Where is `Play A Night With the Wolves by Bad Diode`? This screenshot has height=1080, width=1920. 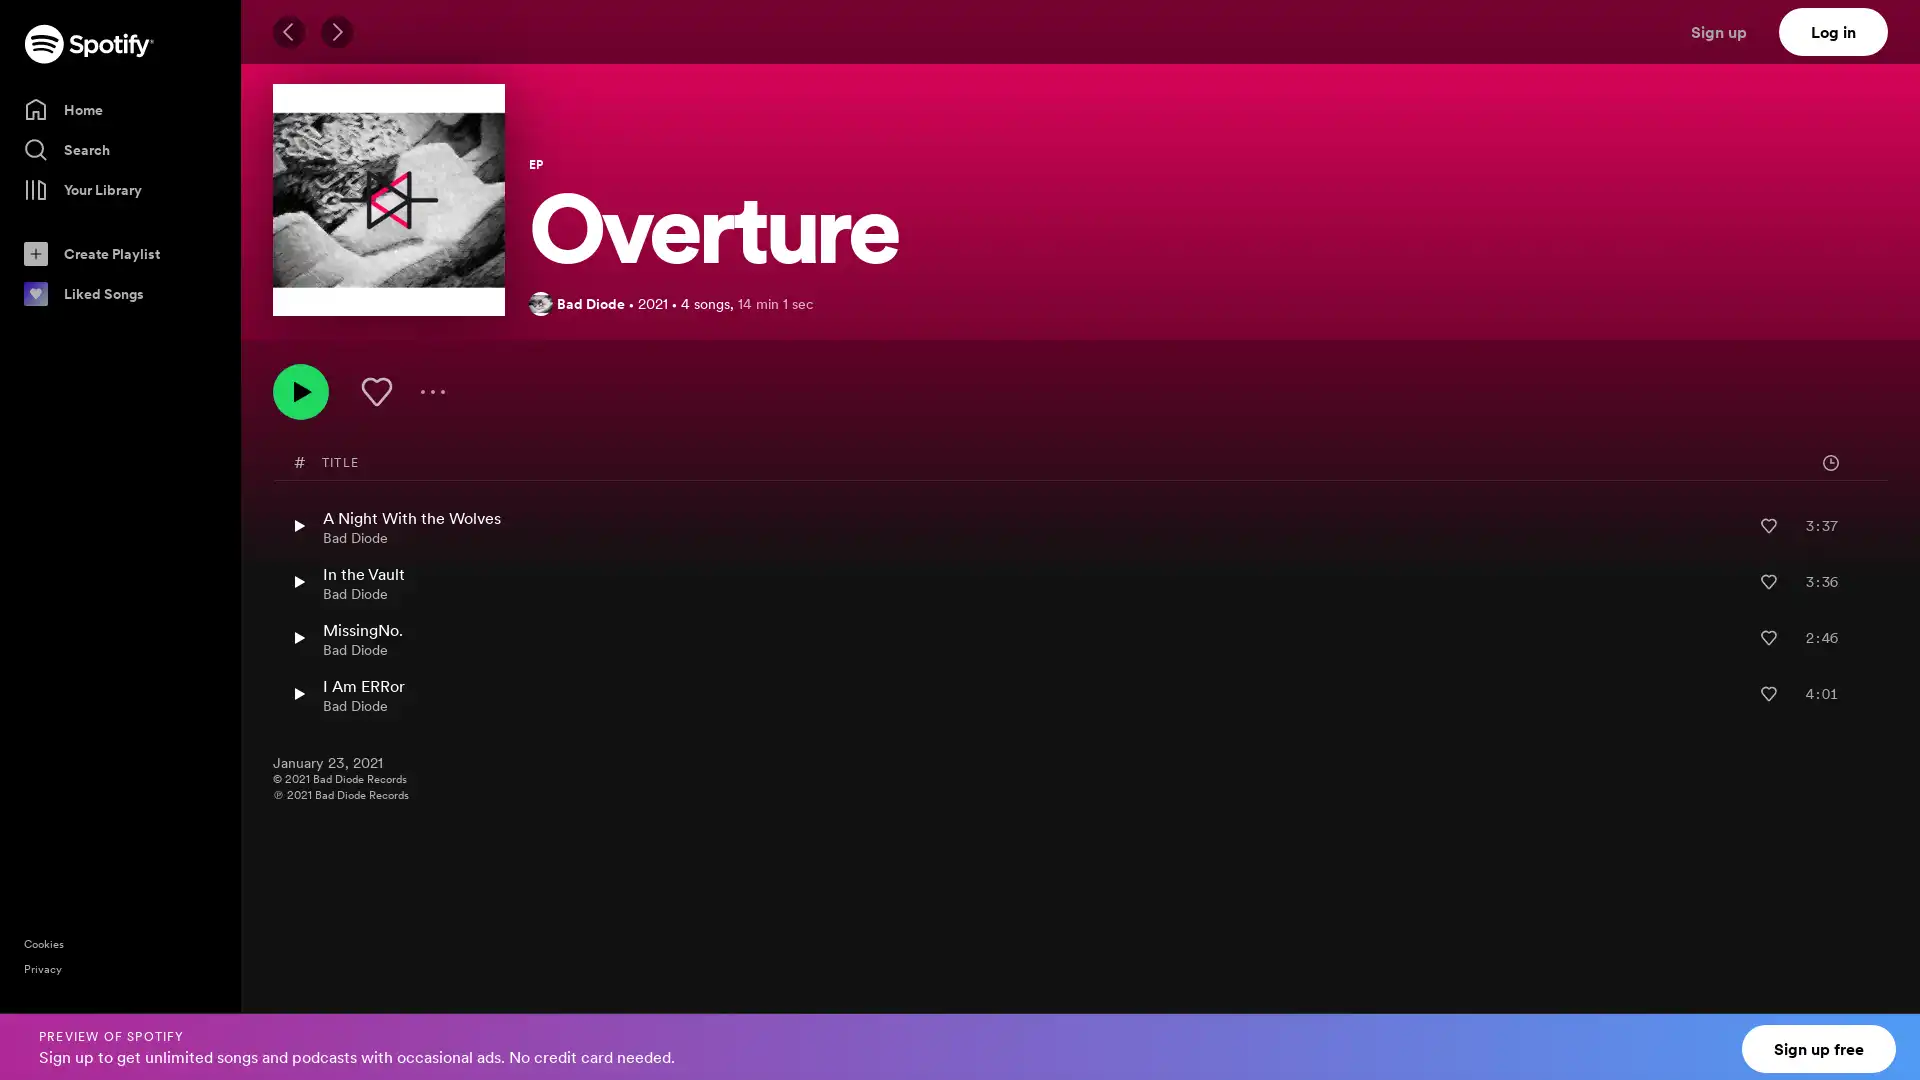
Play A Night With the Wolves by Bad Diode is located at coordinates (297, 524).